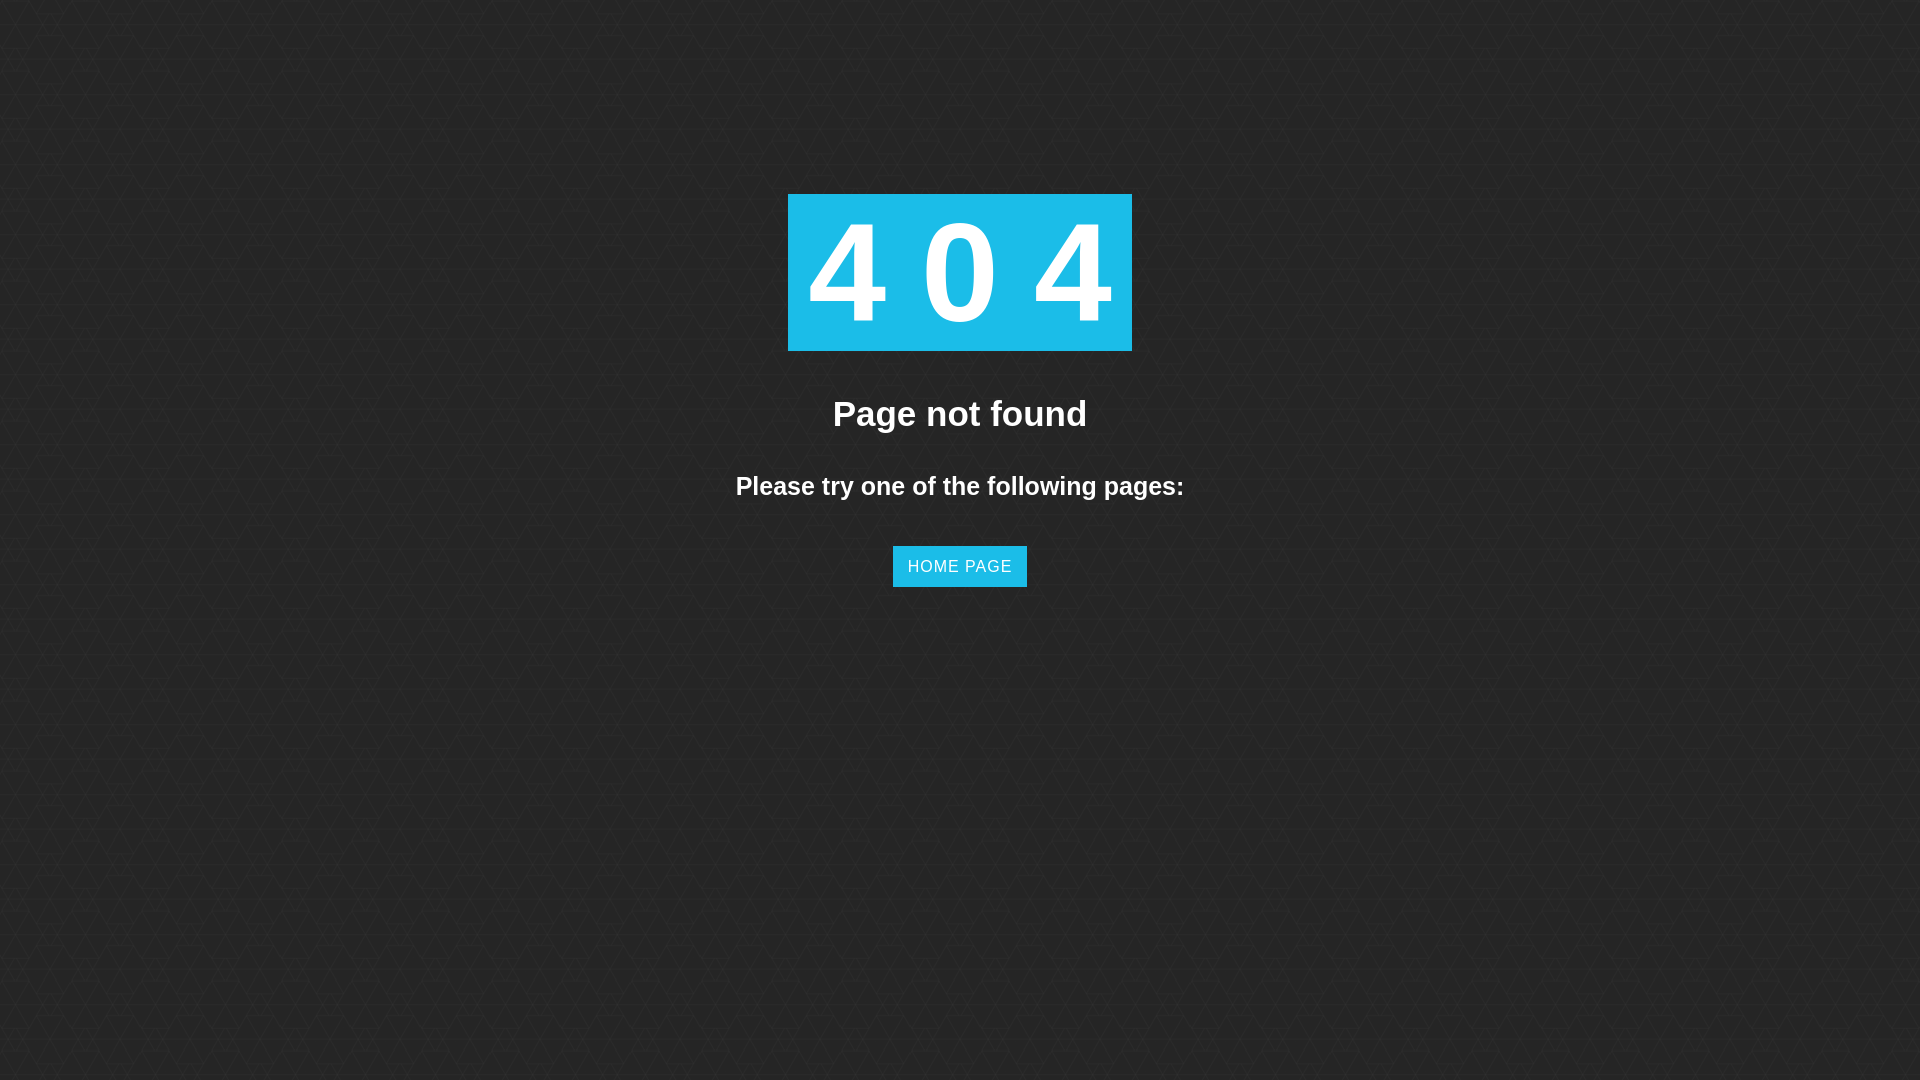  I want to click on 'HOME PAGE', so click(891, 566).